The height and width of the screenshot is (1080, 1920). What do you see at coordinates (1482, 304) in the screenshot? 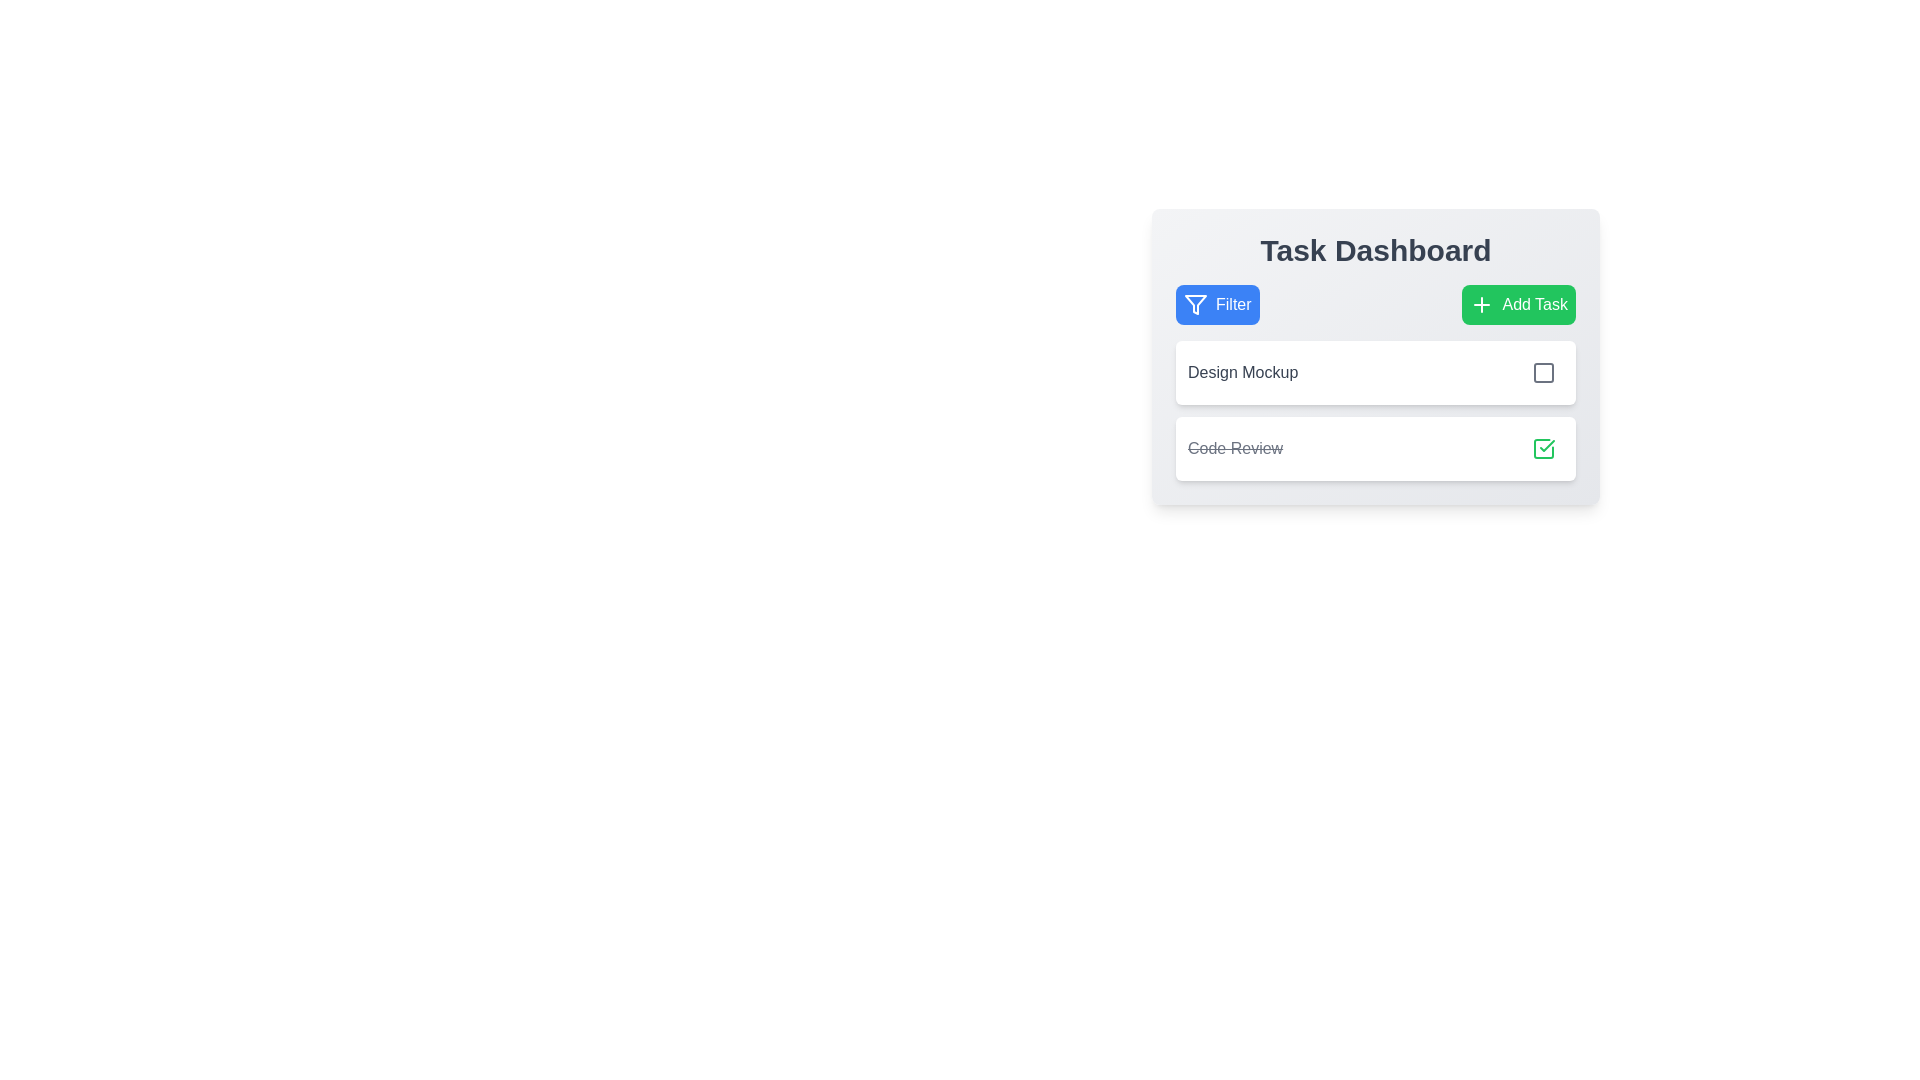
I see `the icon located inside the 'Add Task' button in the top-right corner of the task management interface` at bounding box center [1482, 304].